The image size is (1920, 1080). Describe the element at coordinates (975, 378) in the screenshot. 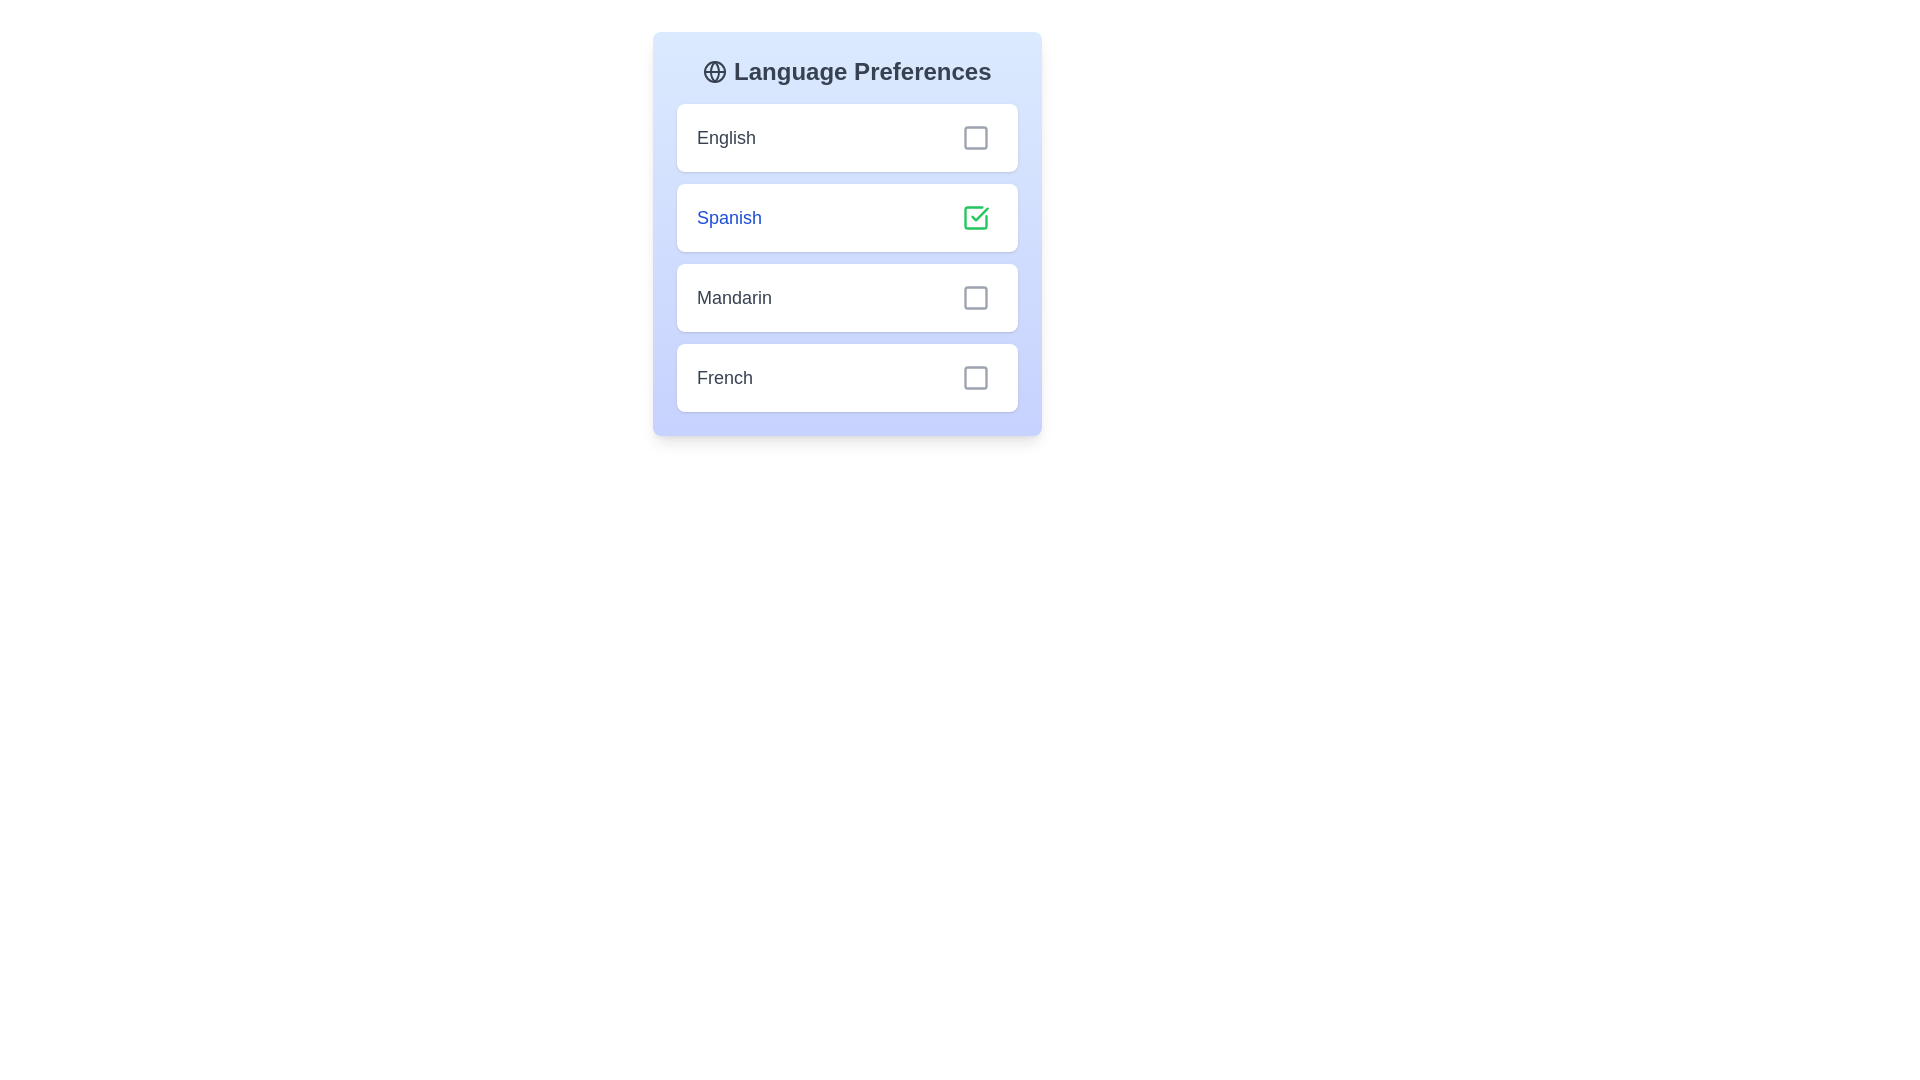

I see `the checkbox` at that location.